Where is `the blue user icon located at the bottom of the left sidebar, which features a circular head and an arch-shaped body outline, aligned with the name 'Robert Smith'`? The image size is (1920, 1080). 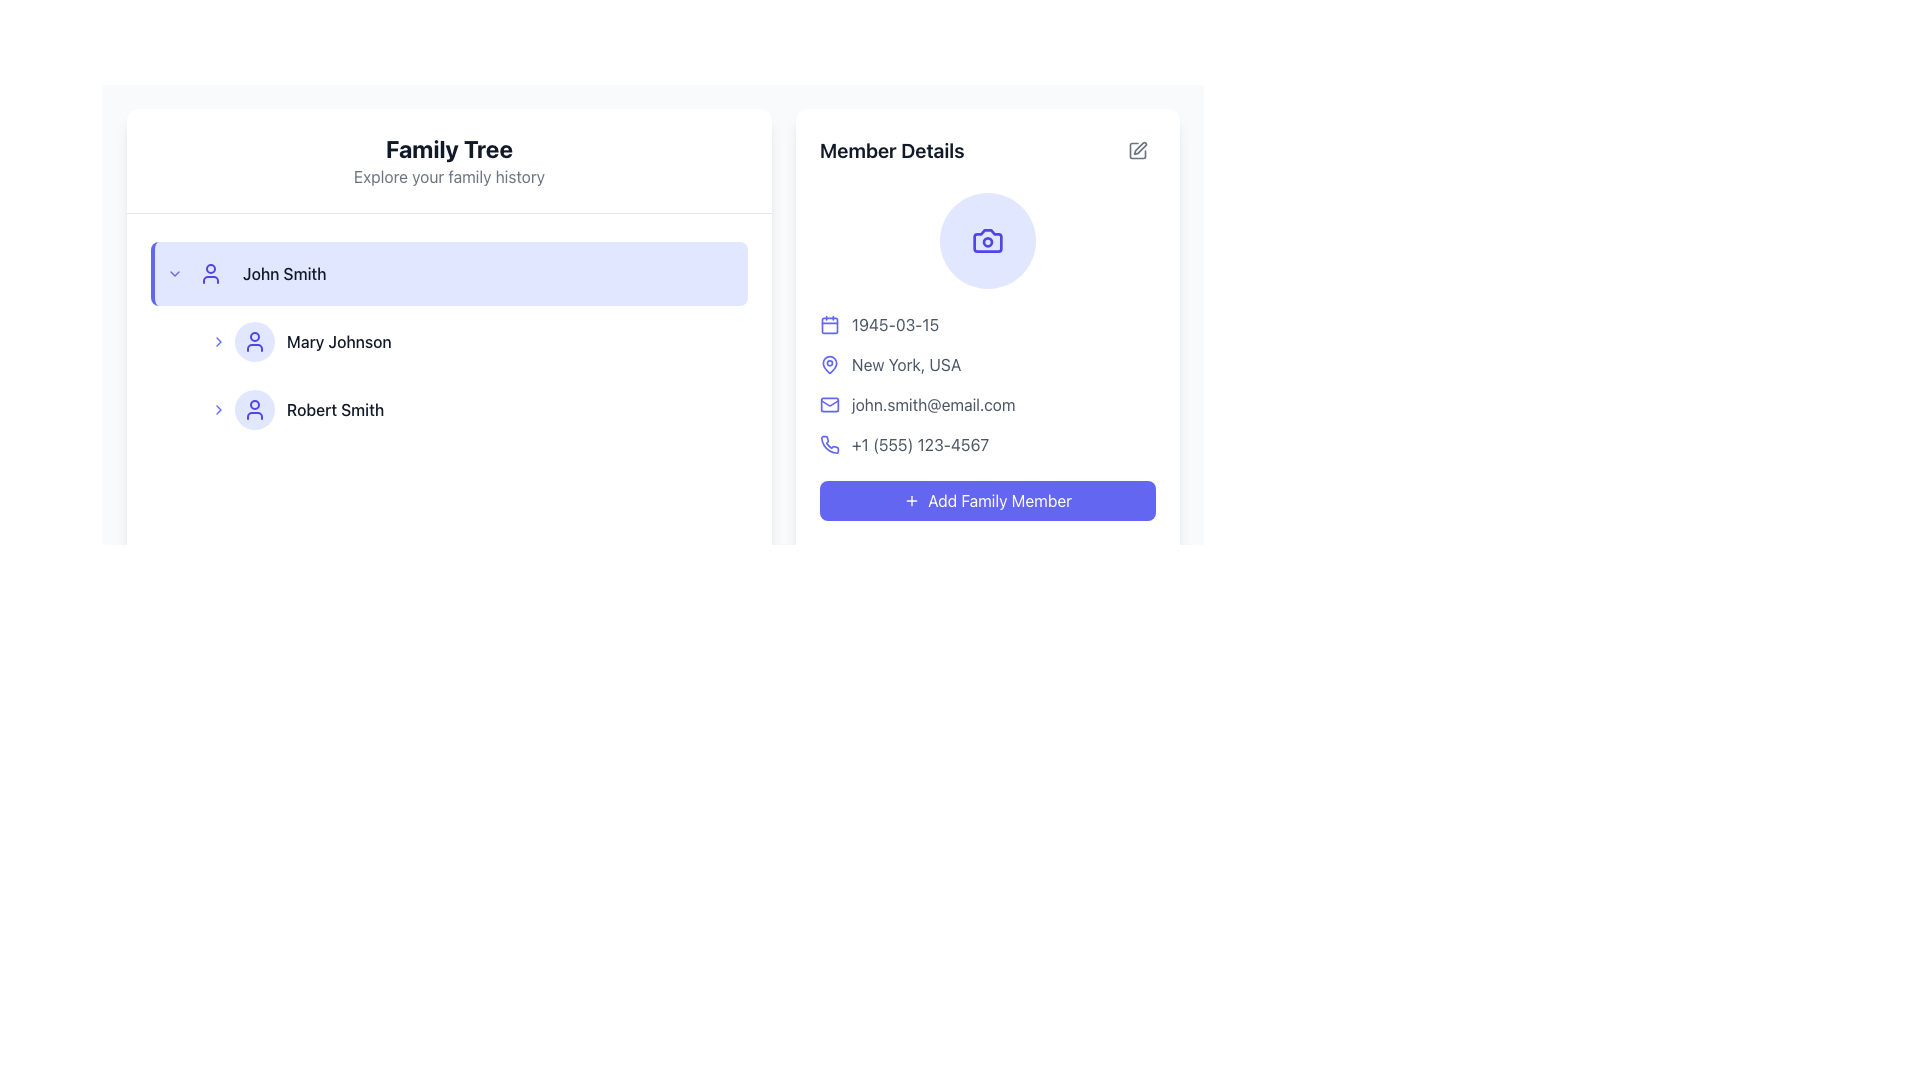 the blue user icon located at the bottom of the left sidebar, which features a circular head and an arch-shaped body outline, aligned with the name 'Robert Smith' is located at coordinates (253, 408).